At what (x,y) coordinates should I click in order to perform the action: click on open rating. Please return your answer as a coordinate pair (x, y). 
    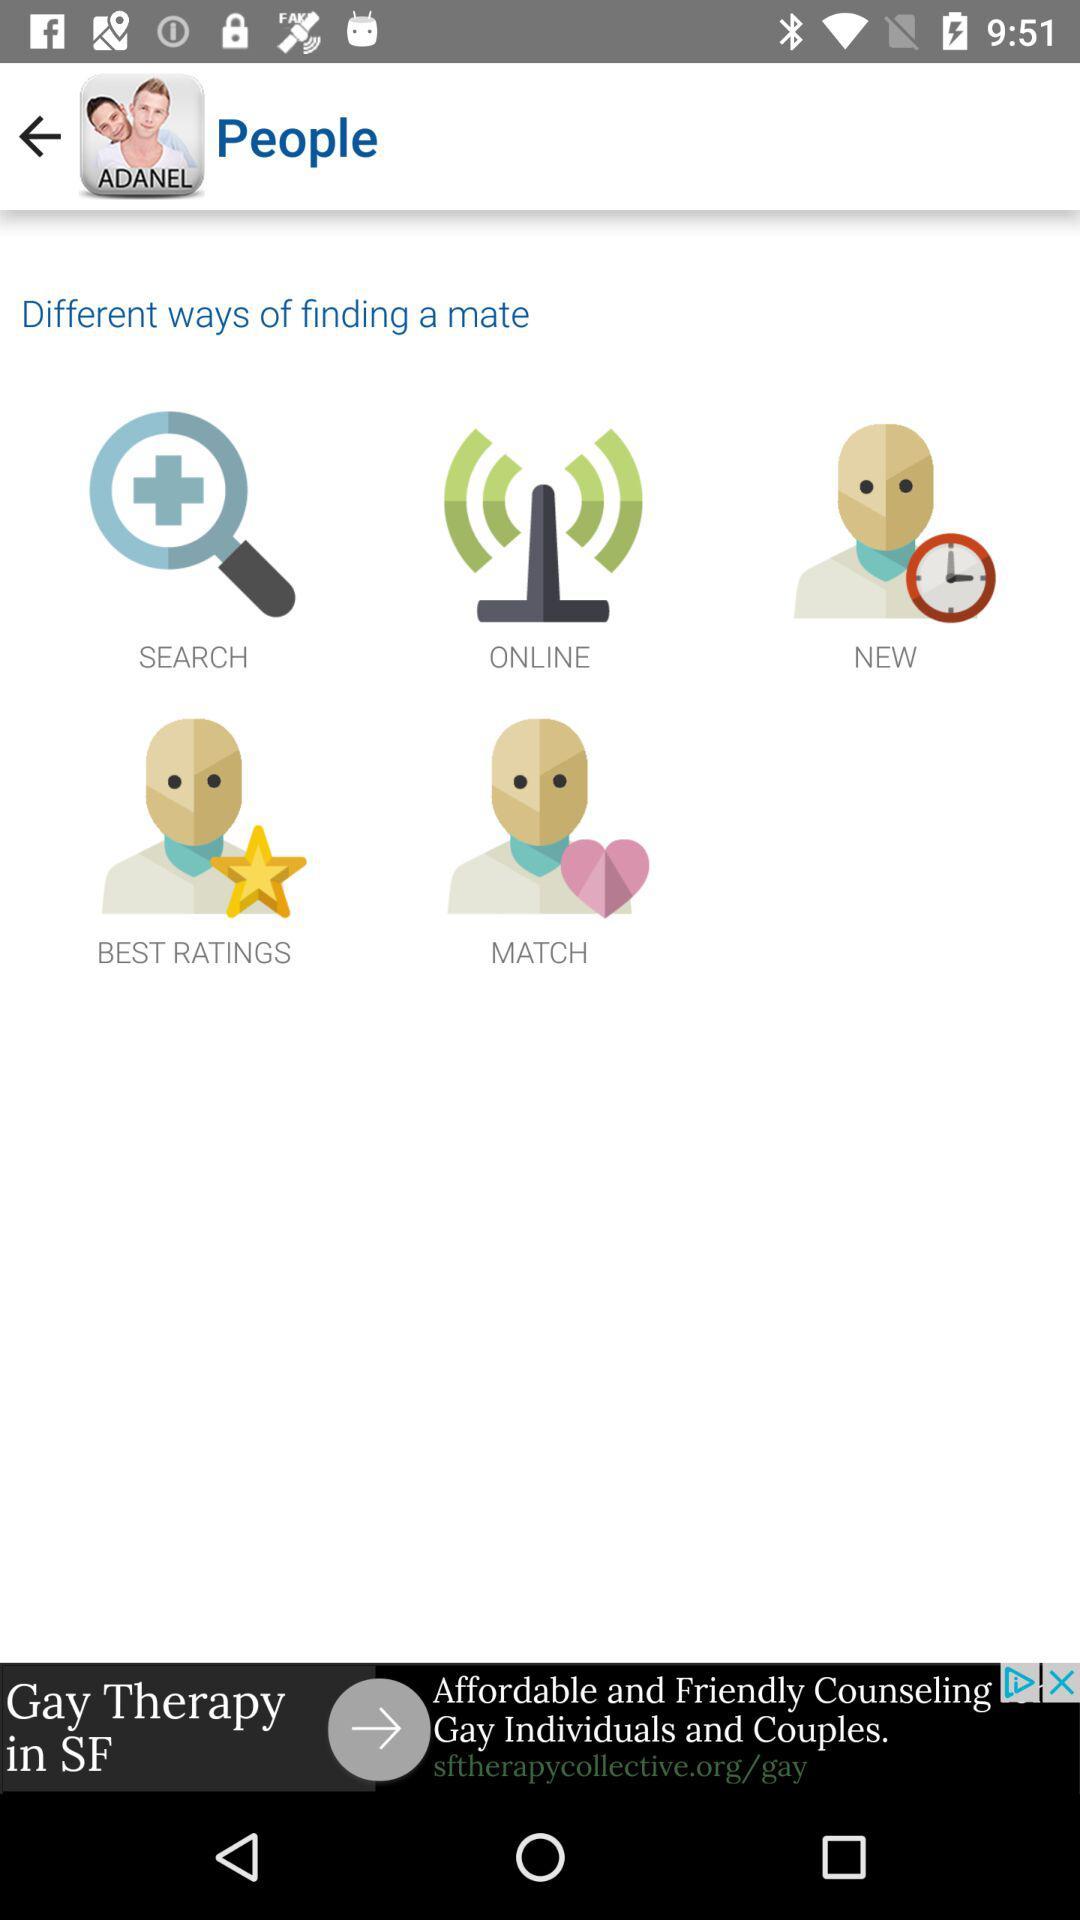
    Looking at the image, I should click on (193, 836).